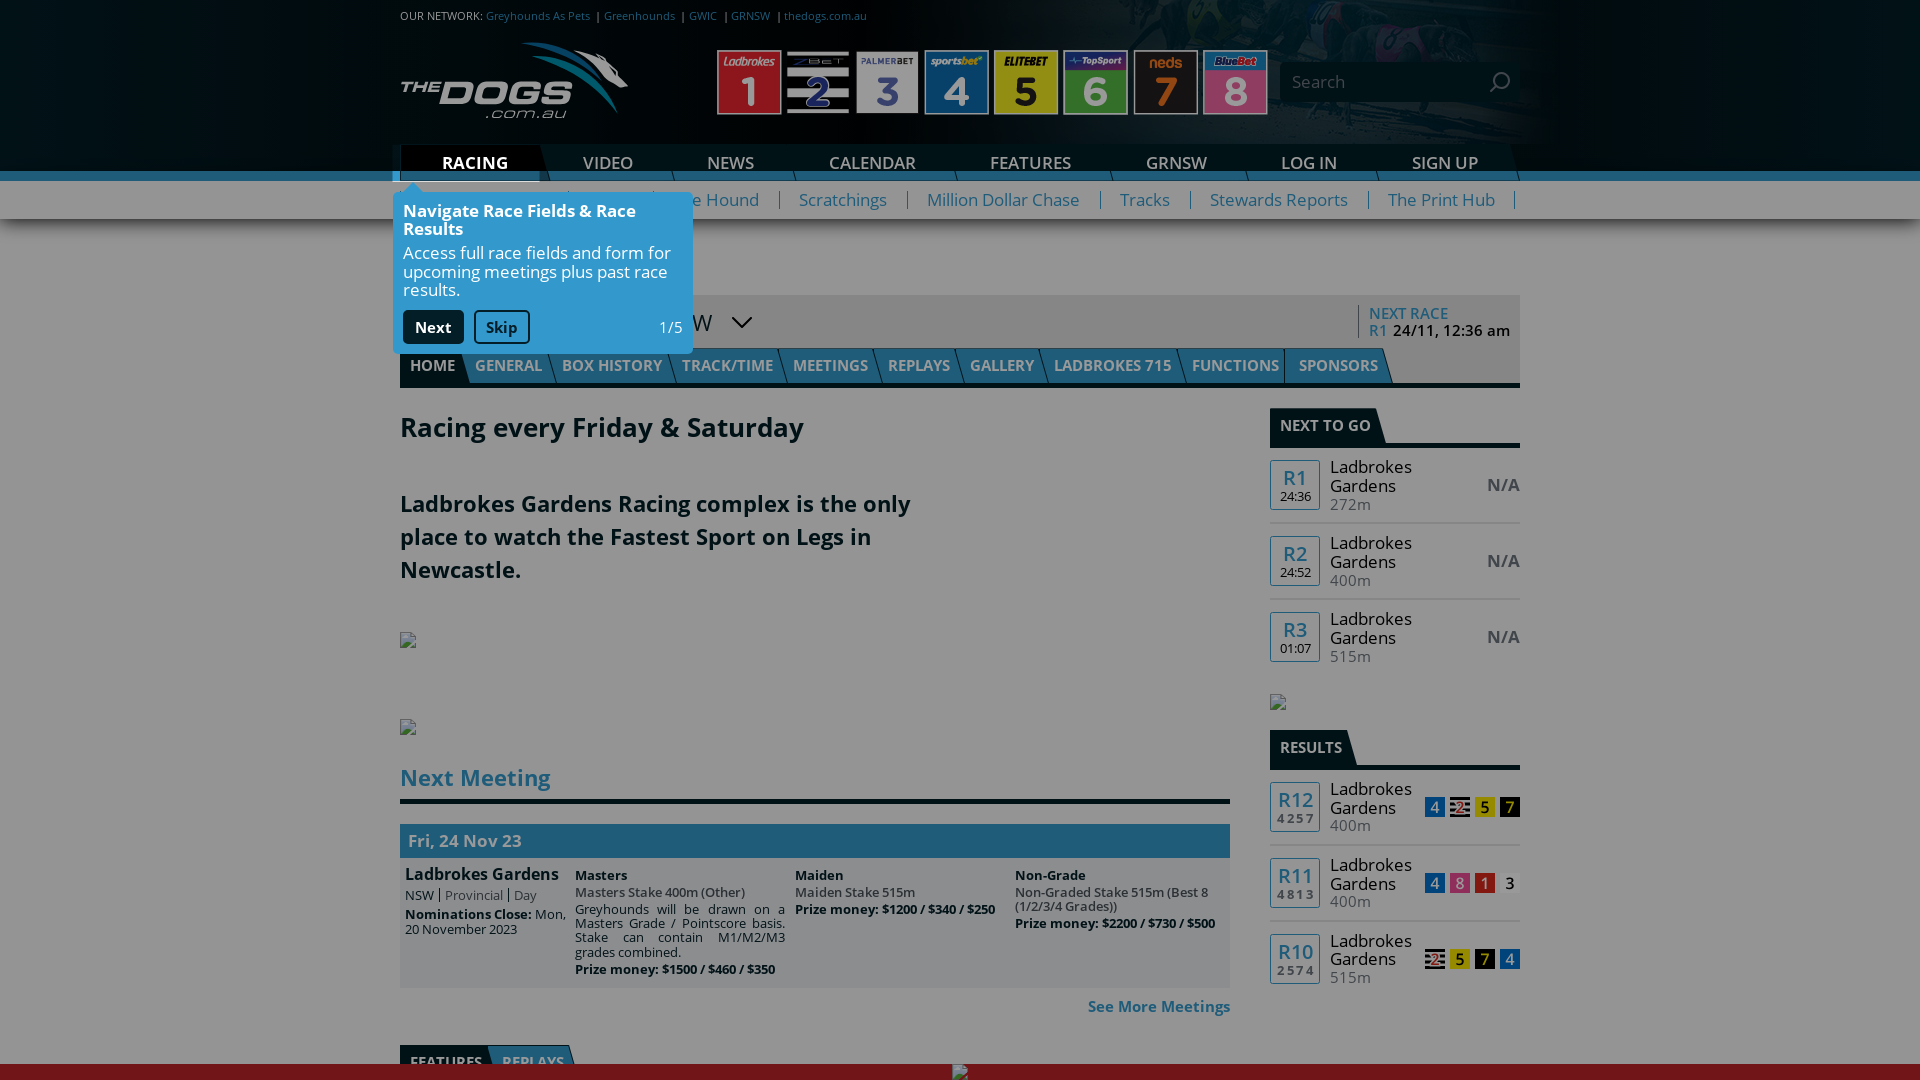 The width and height of the screenshot is (1920, 1080). I want to click on 'Next', so click(431, 326).